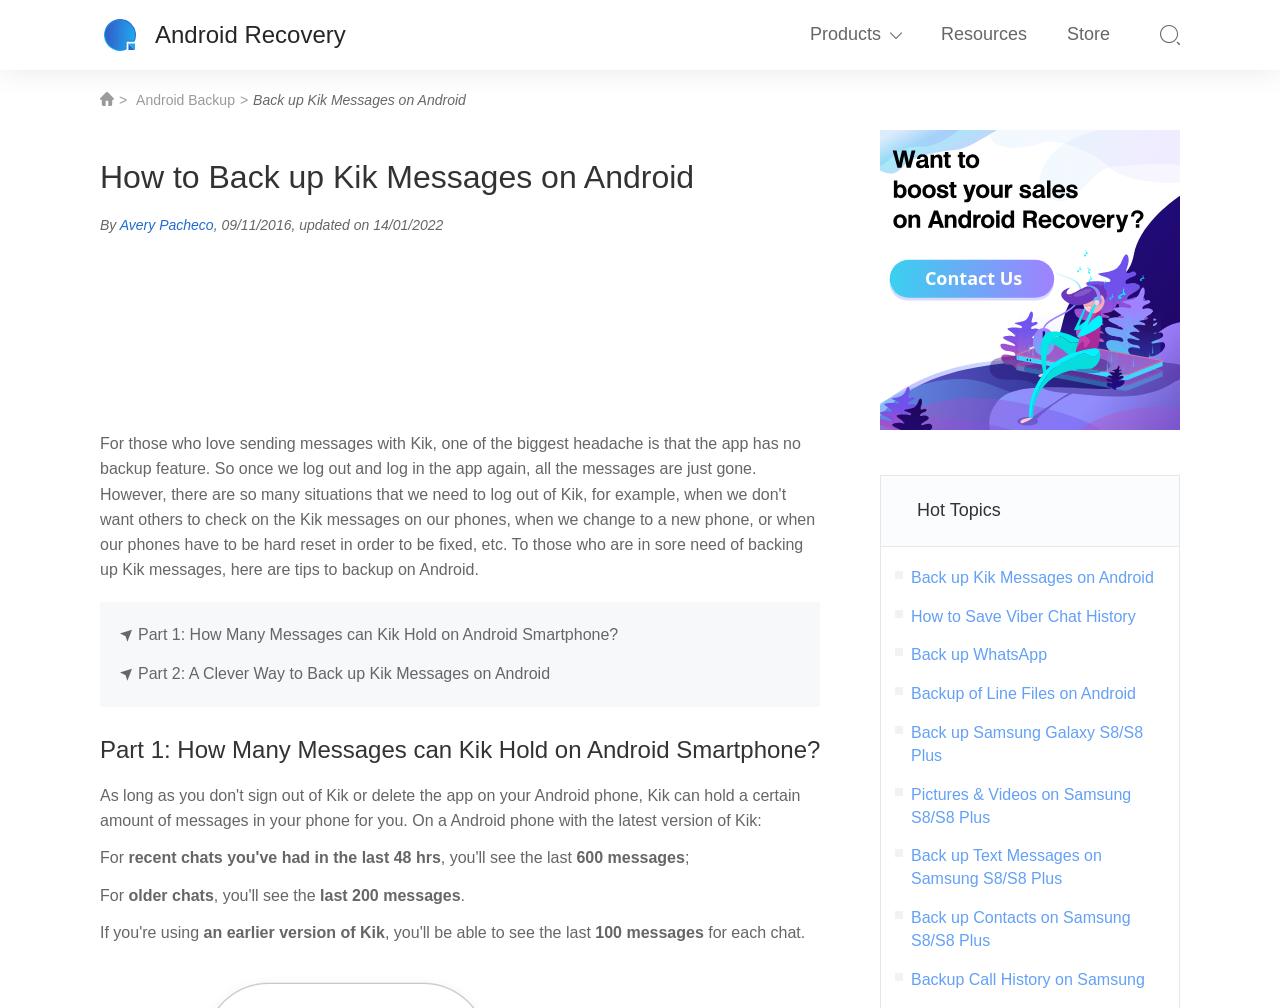  Describe the element at coordinates (512, 320) in the screenshot. I see `'iPhone Data
Recovery'` at that location.